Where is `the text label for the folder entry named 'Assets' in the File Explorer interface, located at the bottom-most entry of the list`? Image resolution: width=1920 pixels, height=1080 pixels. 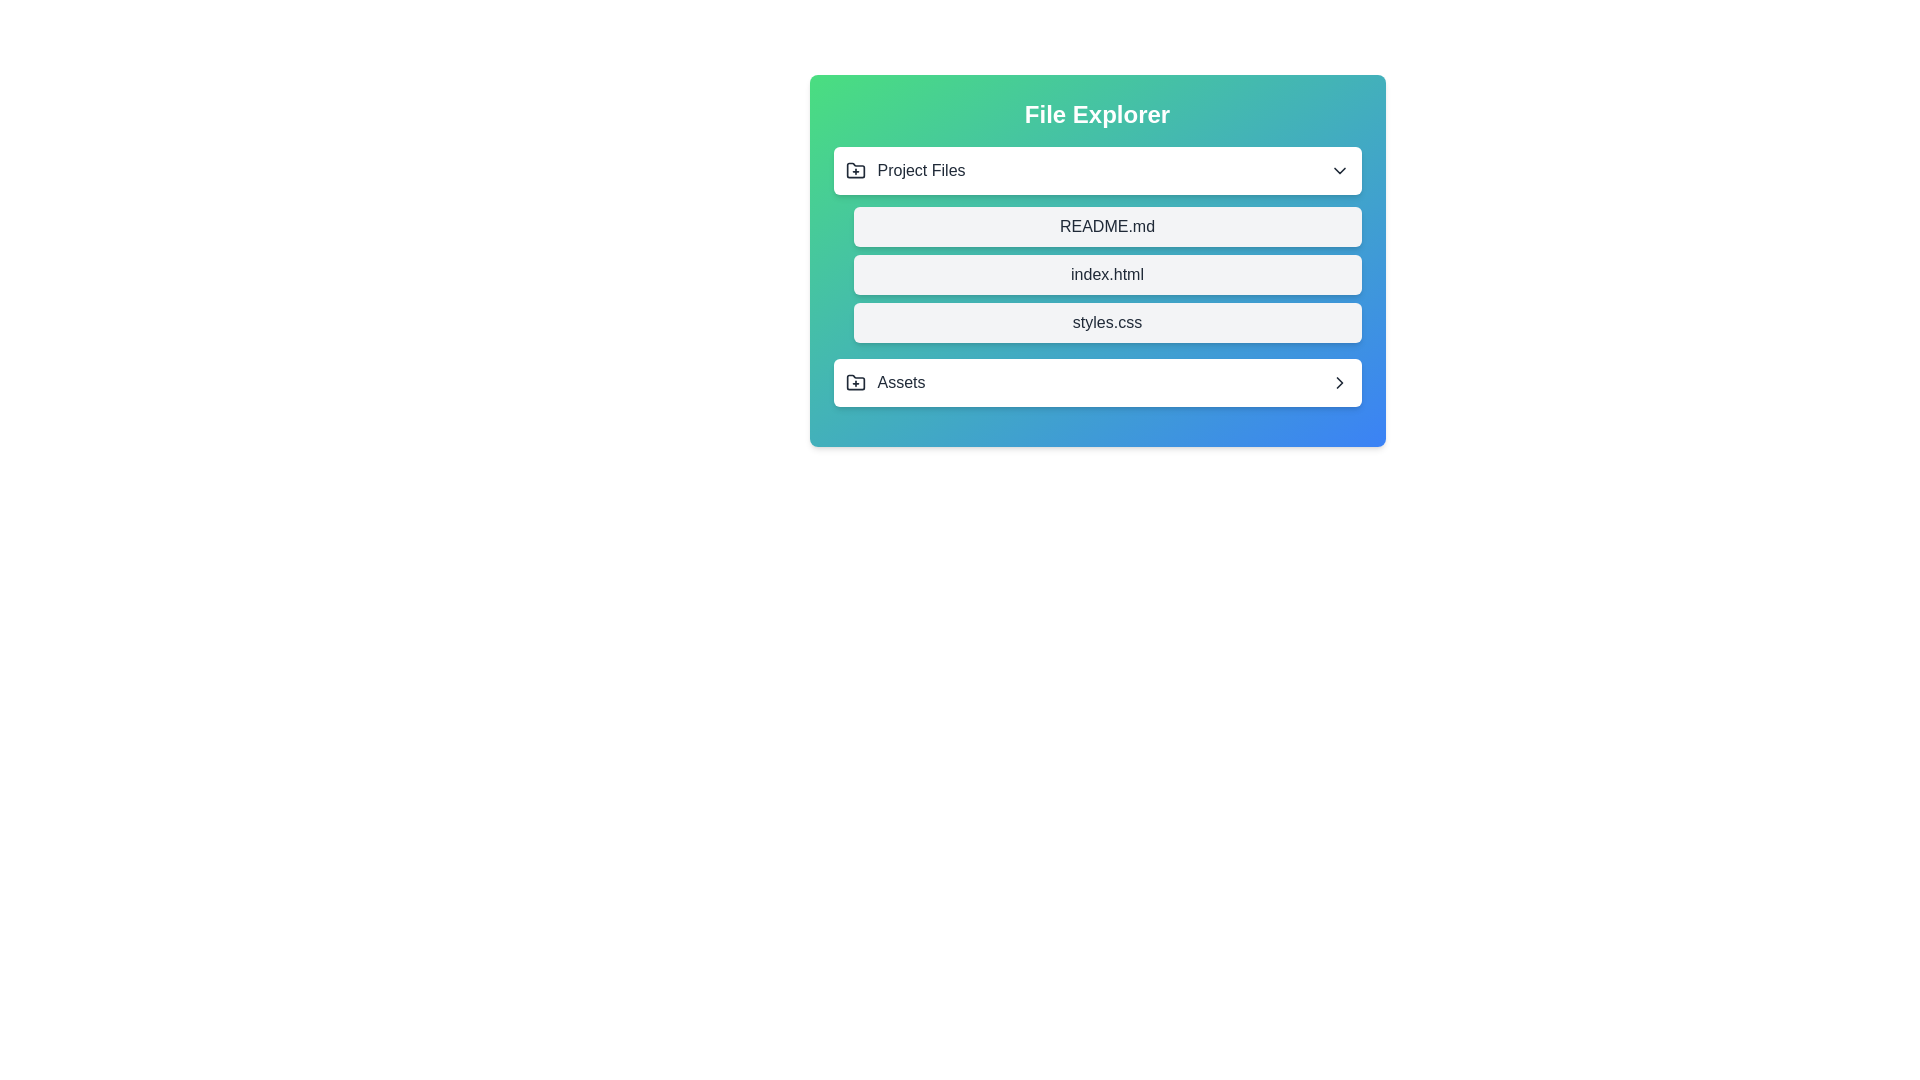 the text label for the folder entry named 'Assets' in the File Explorer interface, located at the bottom-most entry of the list is located at coordinates (900, 382).